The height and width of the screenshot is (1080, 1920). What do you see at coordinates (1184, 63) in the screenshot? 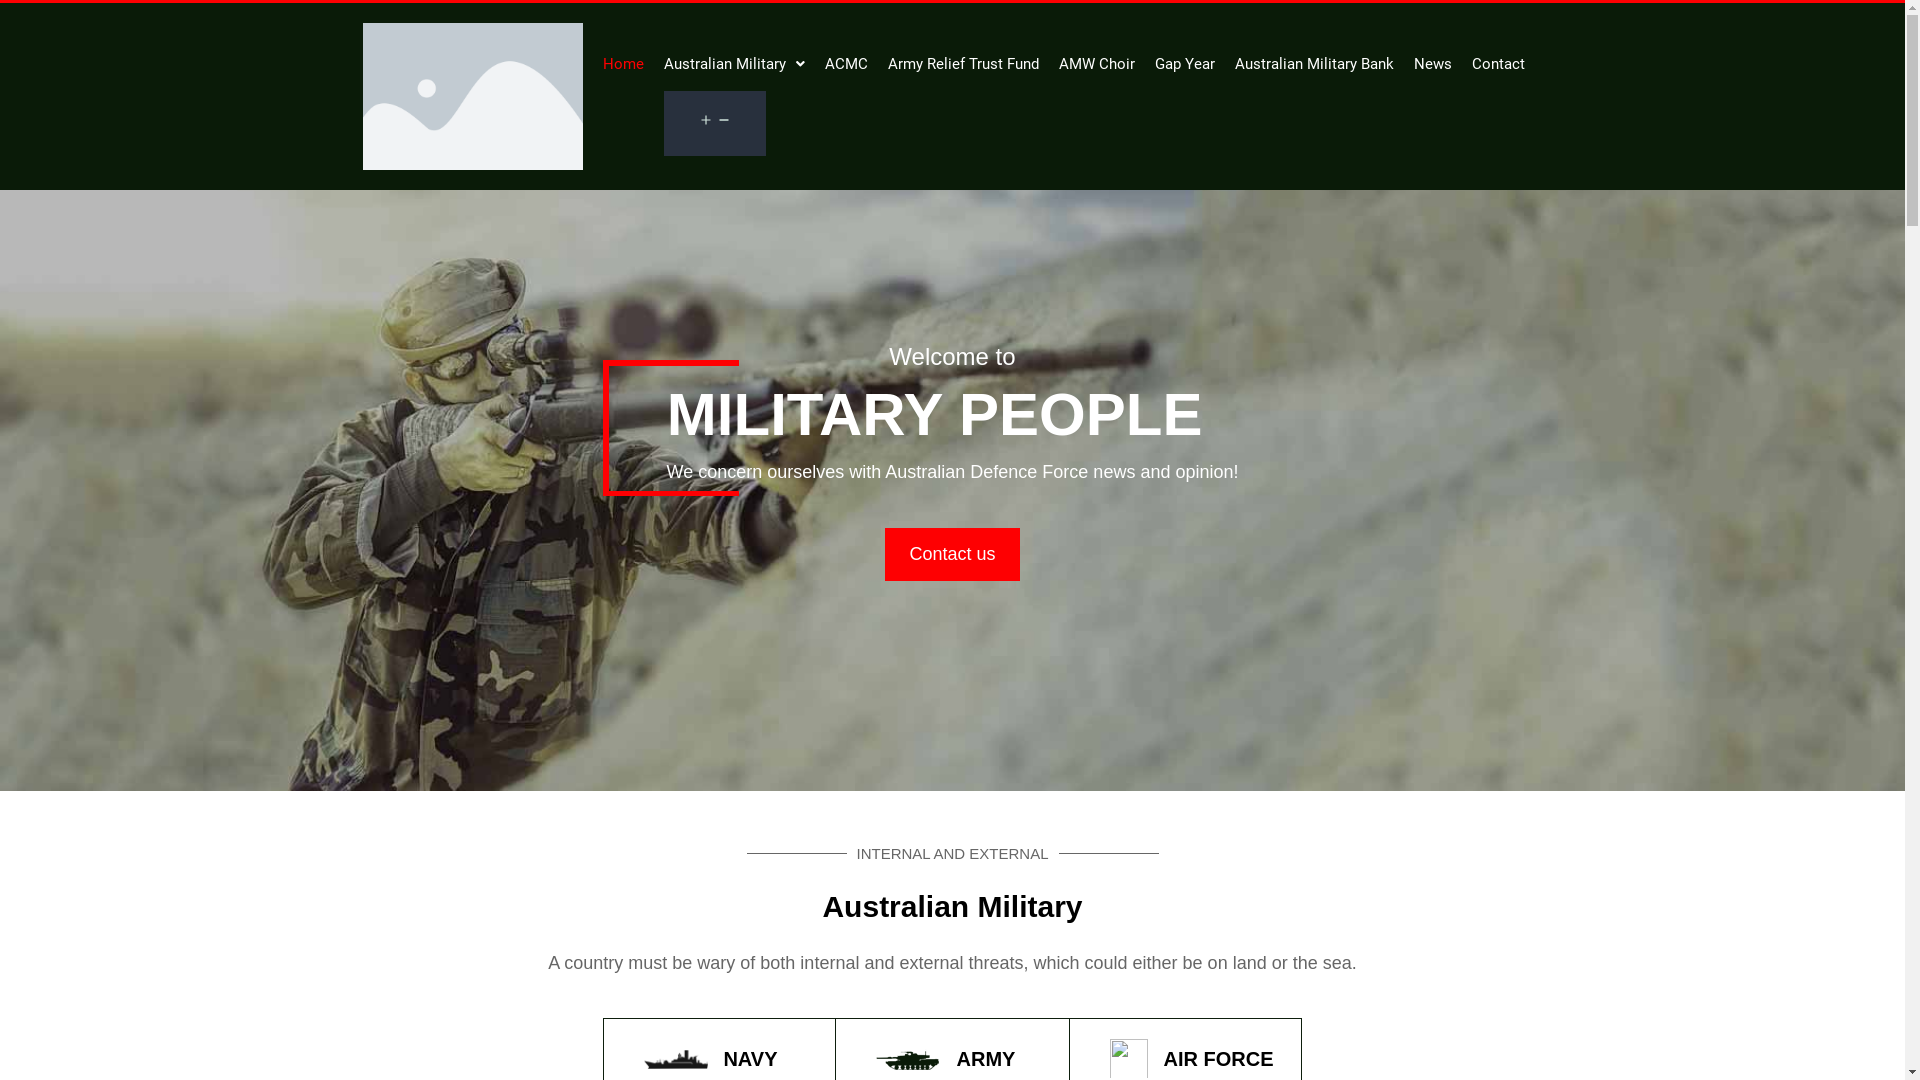
I see `'Gap Year'` at bounding box center [1184, 63].